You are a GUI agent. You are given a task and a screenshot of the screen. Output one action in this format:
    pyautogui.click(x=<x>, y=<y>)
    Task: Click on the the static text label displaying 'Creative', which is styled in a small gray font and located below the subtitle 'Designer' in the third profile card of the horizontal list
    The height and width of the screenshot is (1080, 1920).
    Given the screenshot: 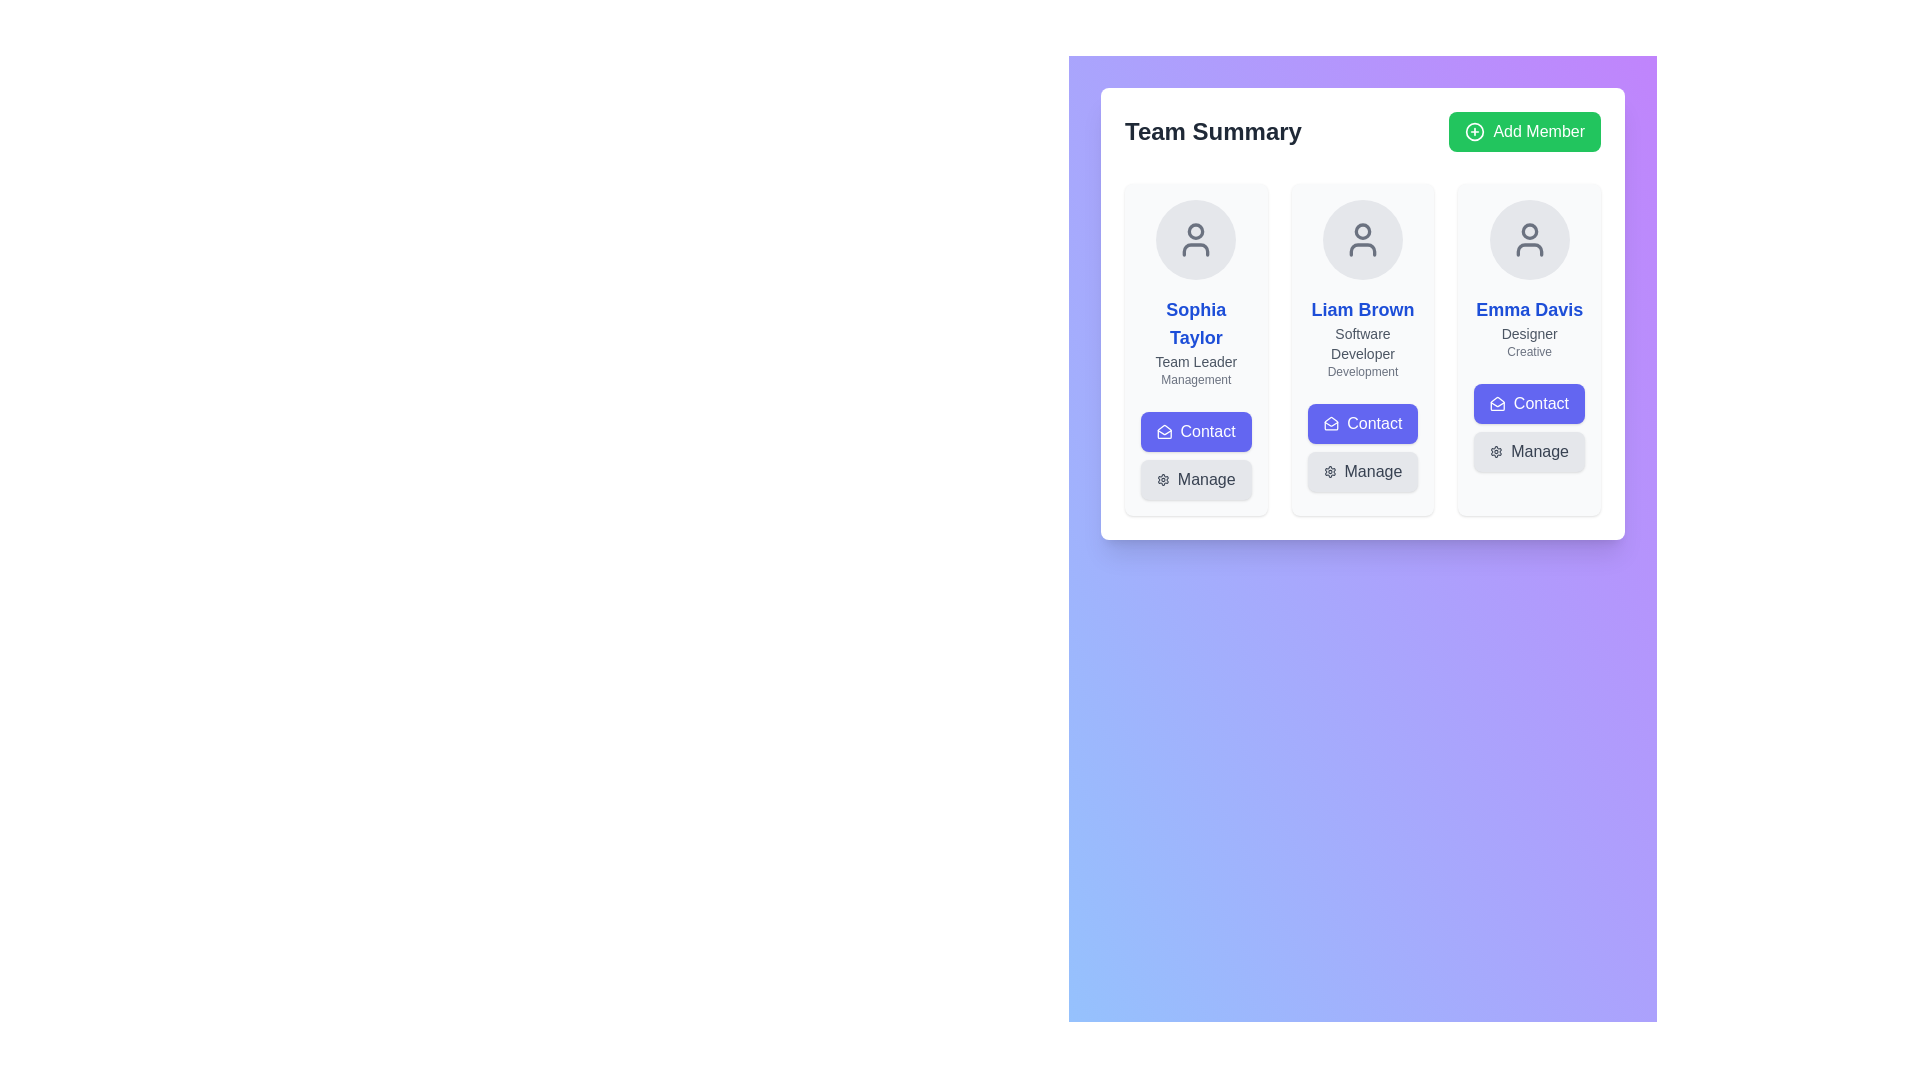 What is the action you would take?
    pyautogui.click(x=1528, y=350)
    